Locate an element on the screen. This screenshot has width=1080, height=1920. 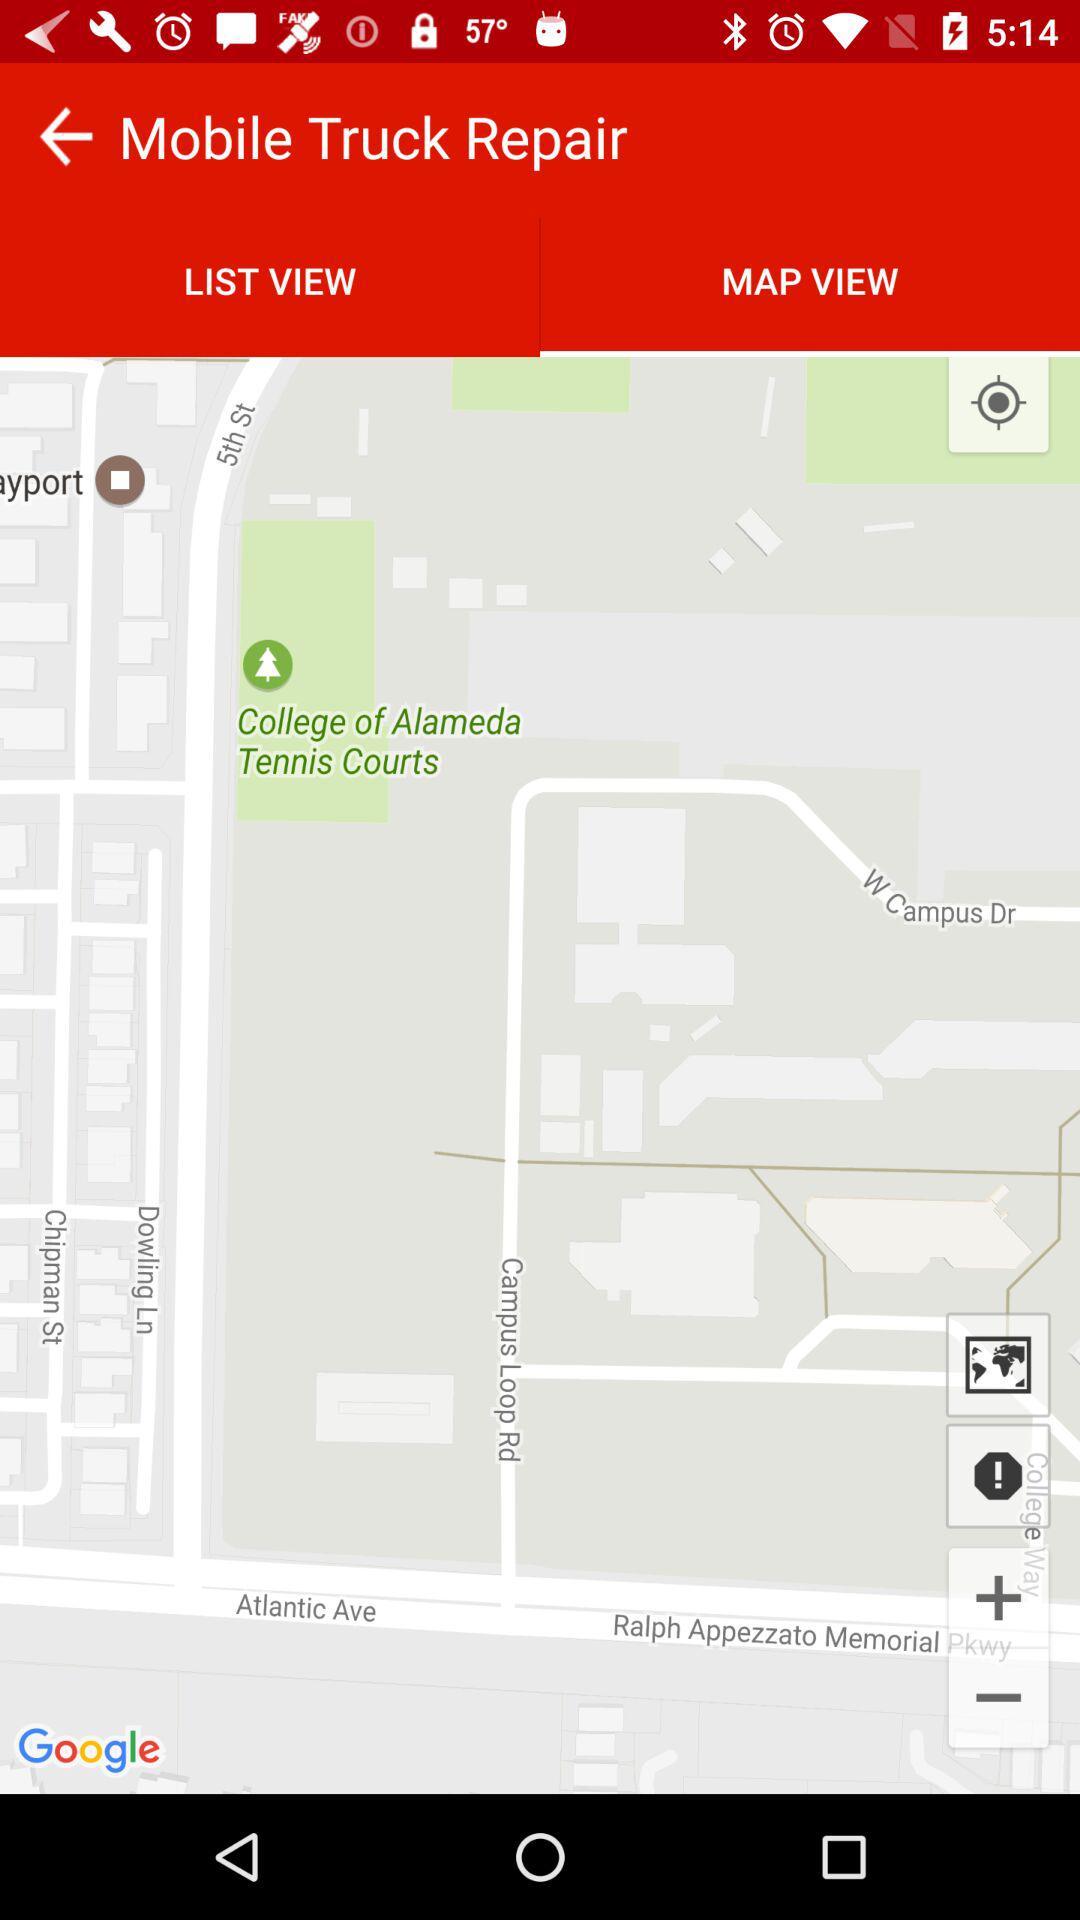
the app to the left of the map view icon is located at coordinates (270, 279).